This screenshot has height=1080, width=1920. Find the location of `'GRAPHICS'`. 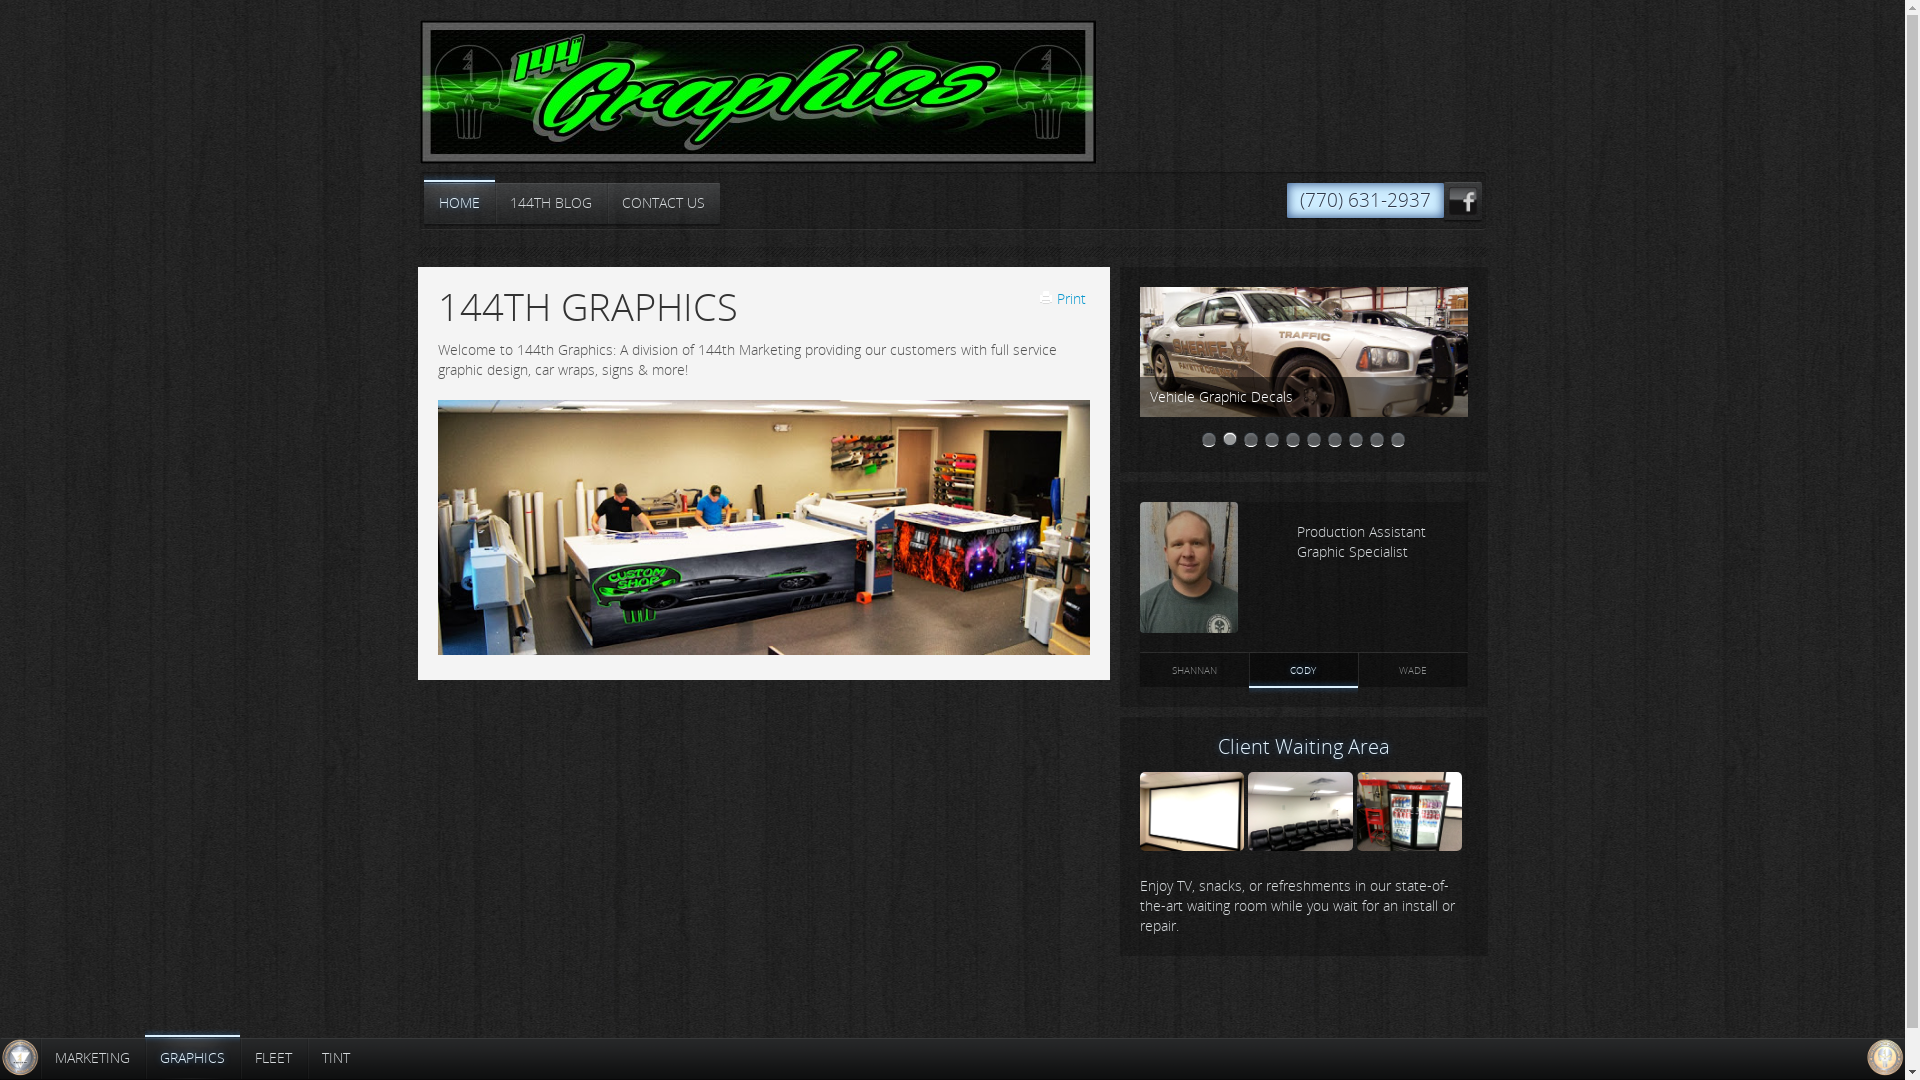

'GRAPHICS' is located at coordinates (143, 1057).